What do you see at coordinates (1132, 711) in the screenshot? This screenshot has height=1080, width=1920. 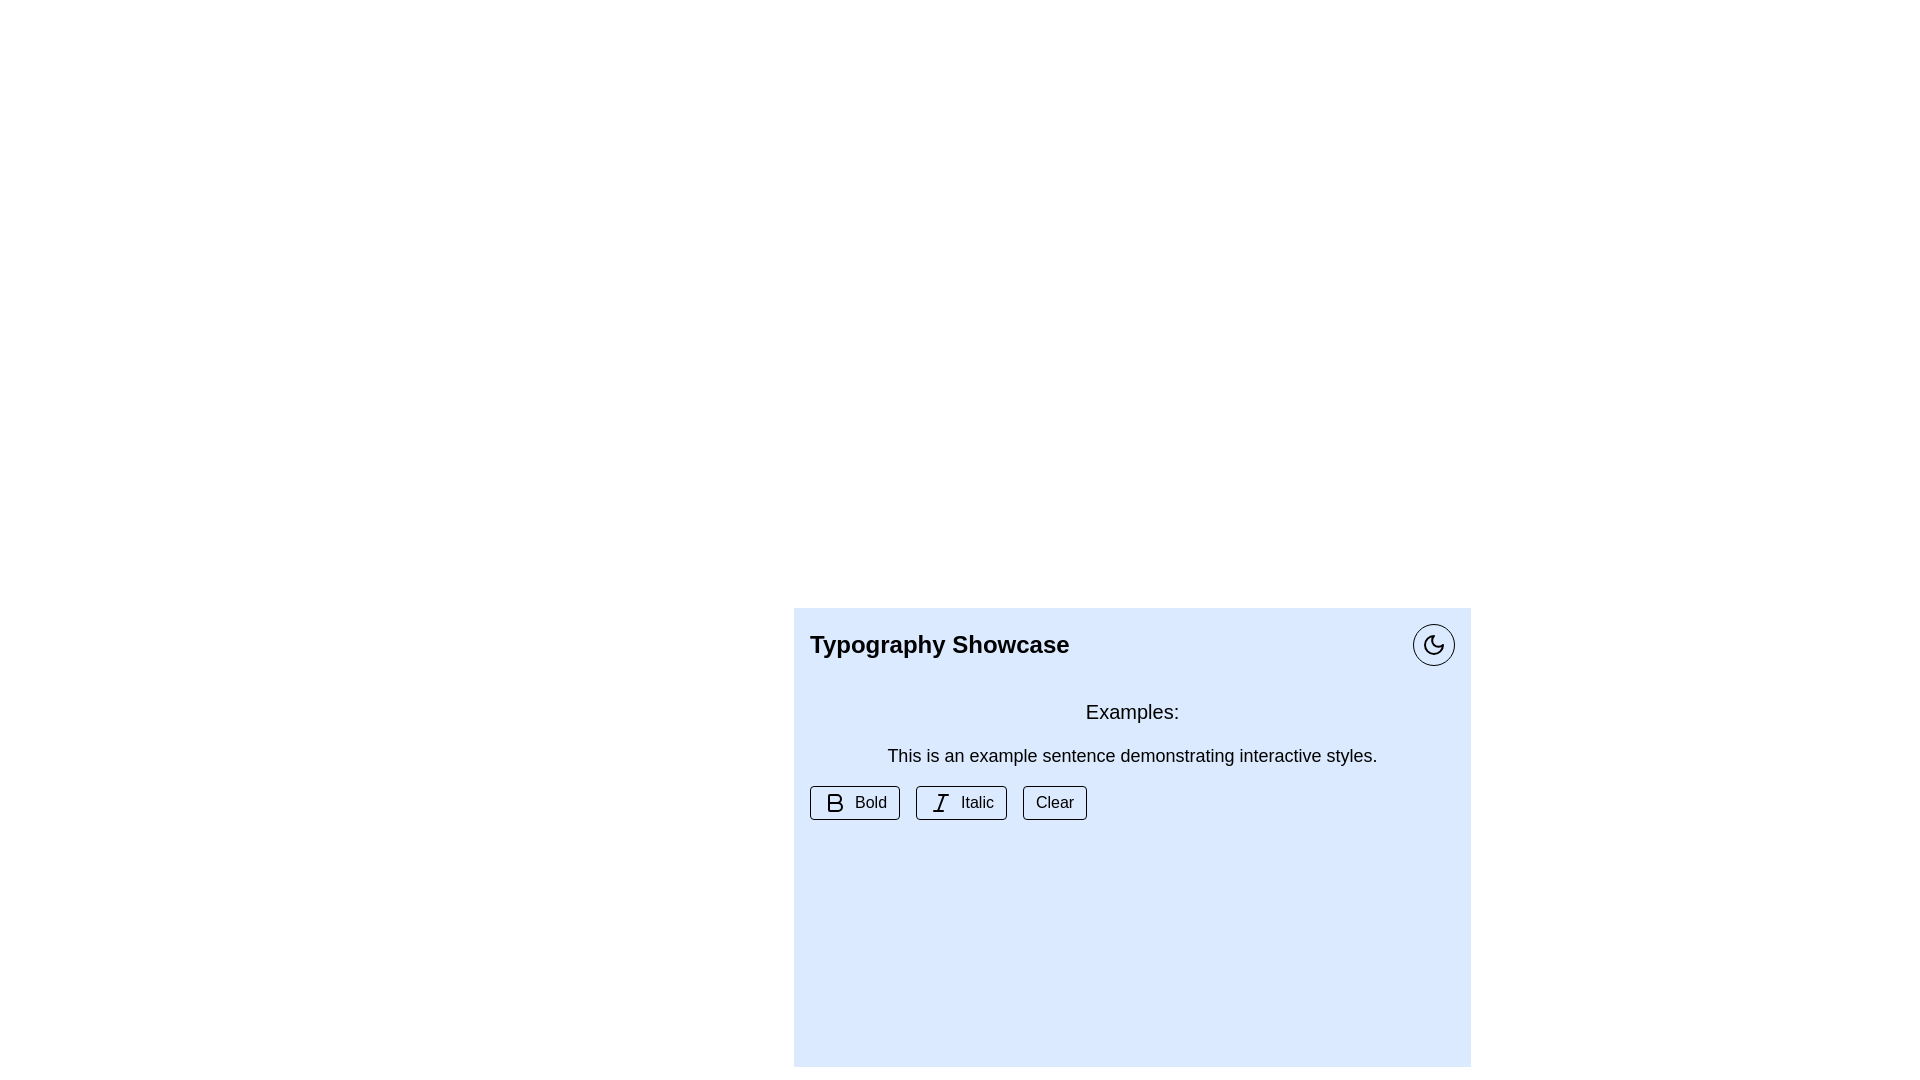 I see `the text label 'Examples:' which is styled with an extra-large font on a light blue background to trigger any potential tooltip` at bounding box center [1132, 711].